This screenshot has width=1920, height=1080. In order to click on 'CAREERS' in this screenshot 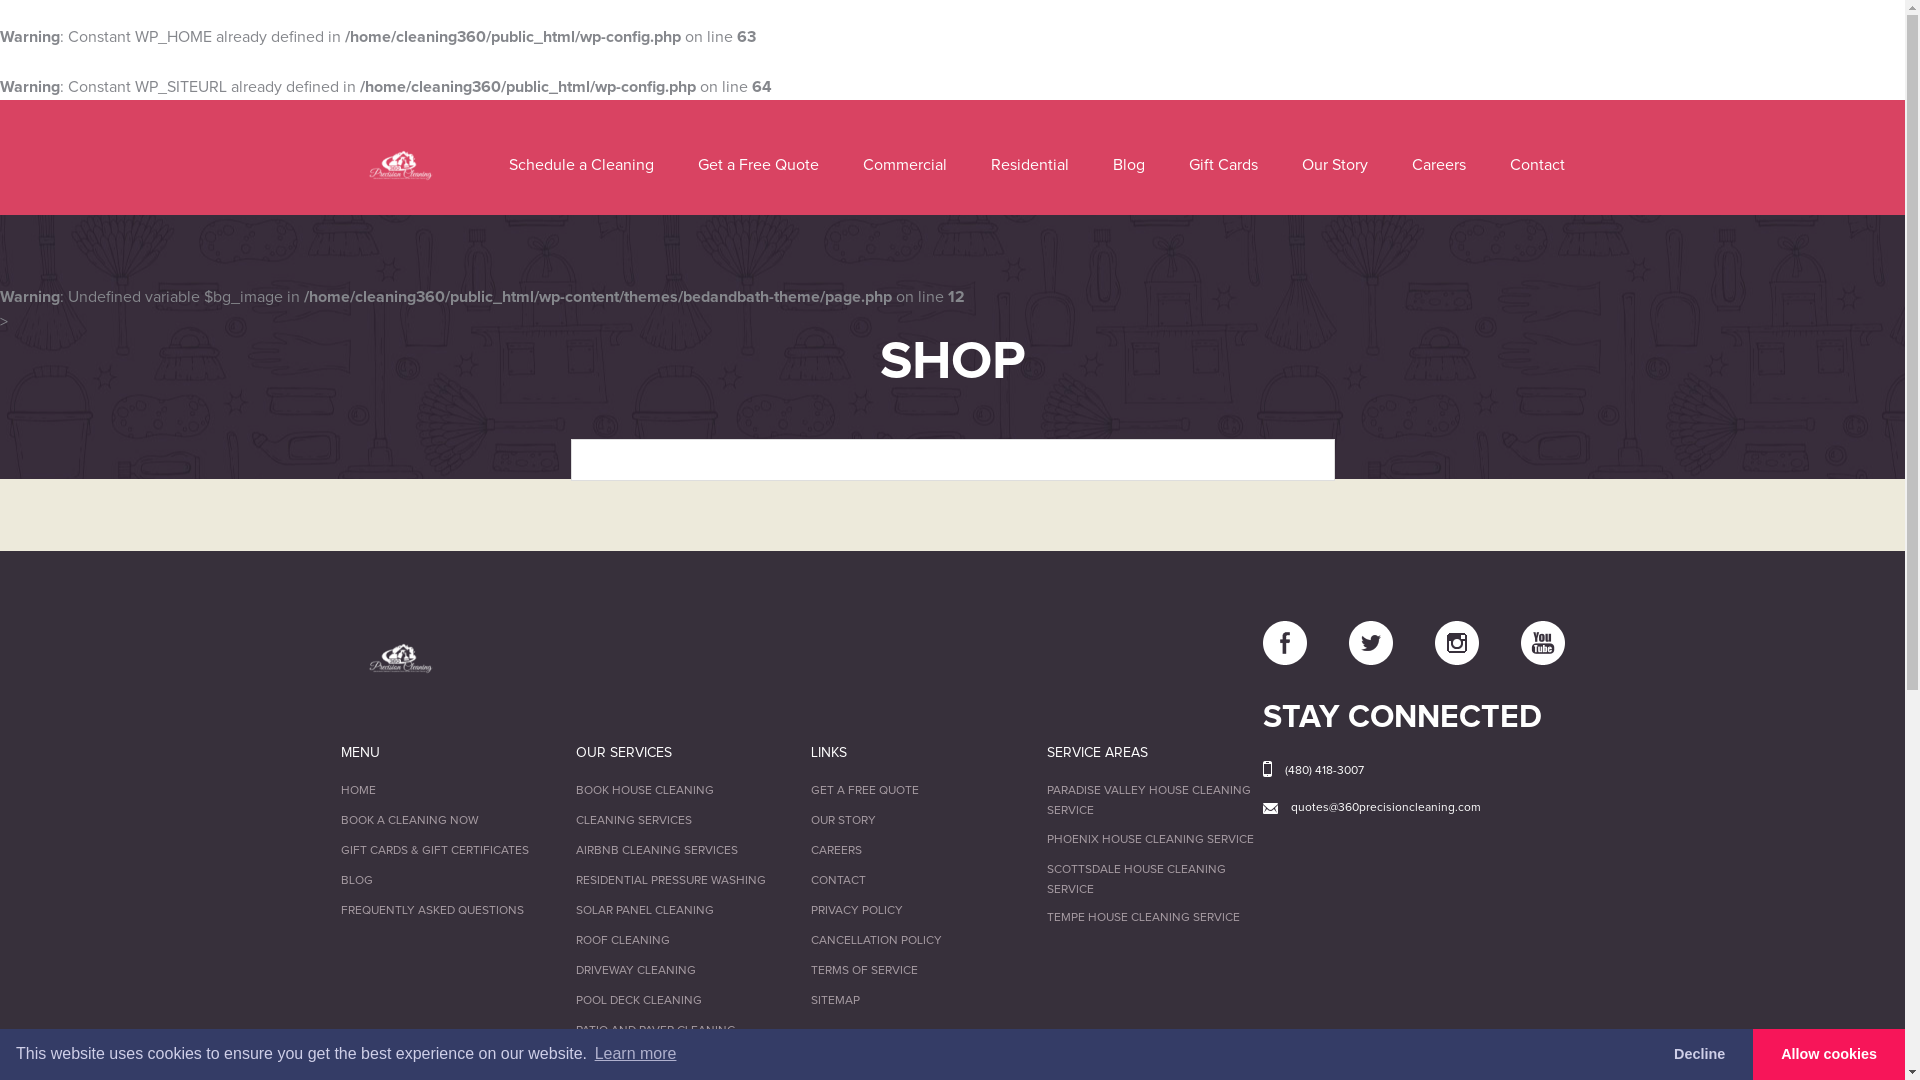, I will do `click(836, 851)`.